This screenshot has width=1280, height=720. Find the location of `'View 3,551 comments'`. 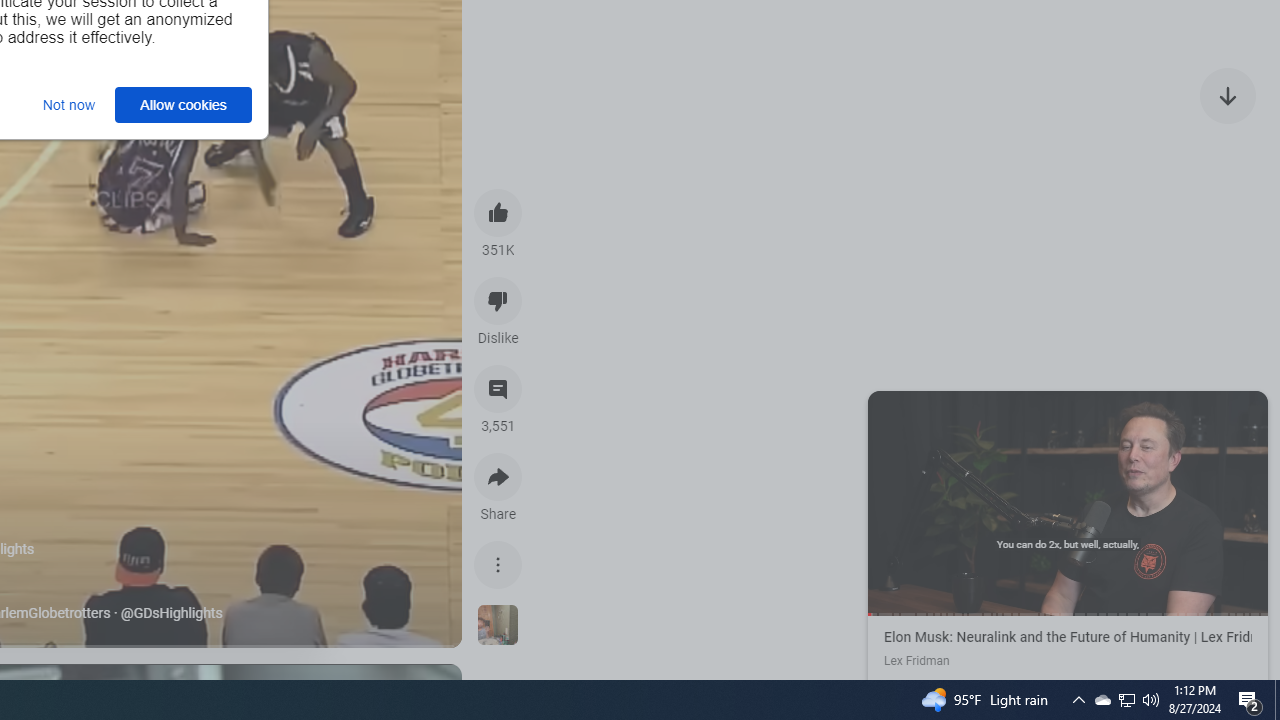

'View 3,551 comments' is located at coordinates (498, 389).